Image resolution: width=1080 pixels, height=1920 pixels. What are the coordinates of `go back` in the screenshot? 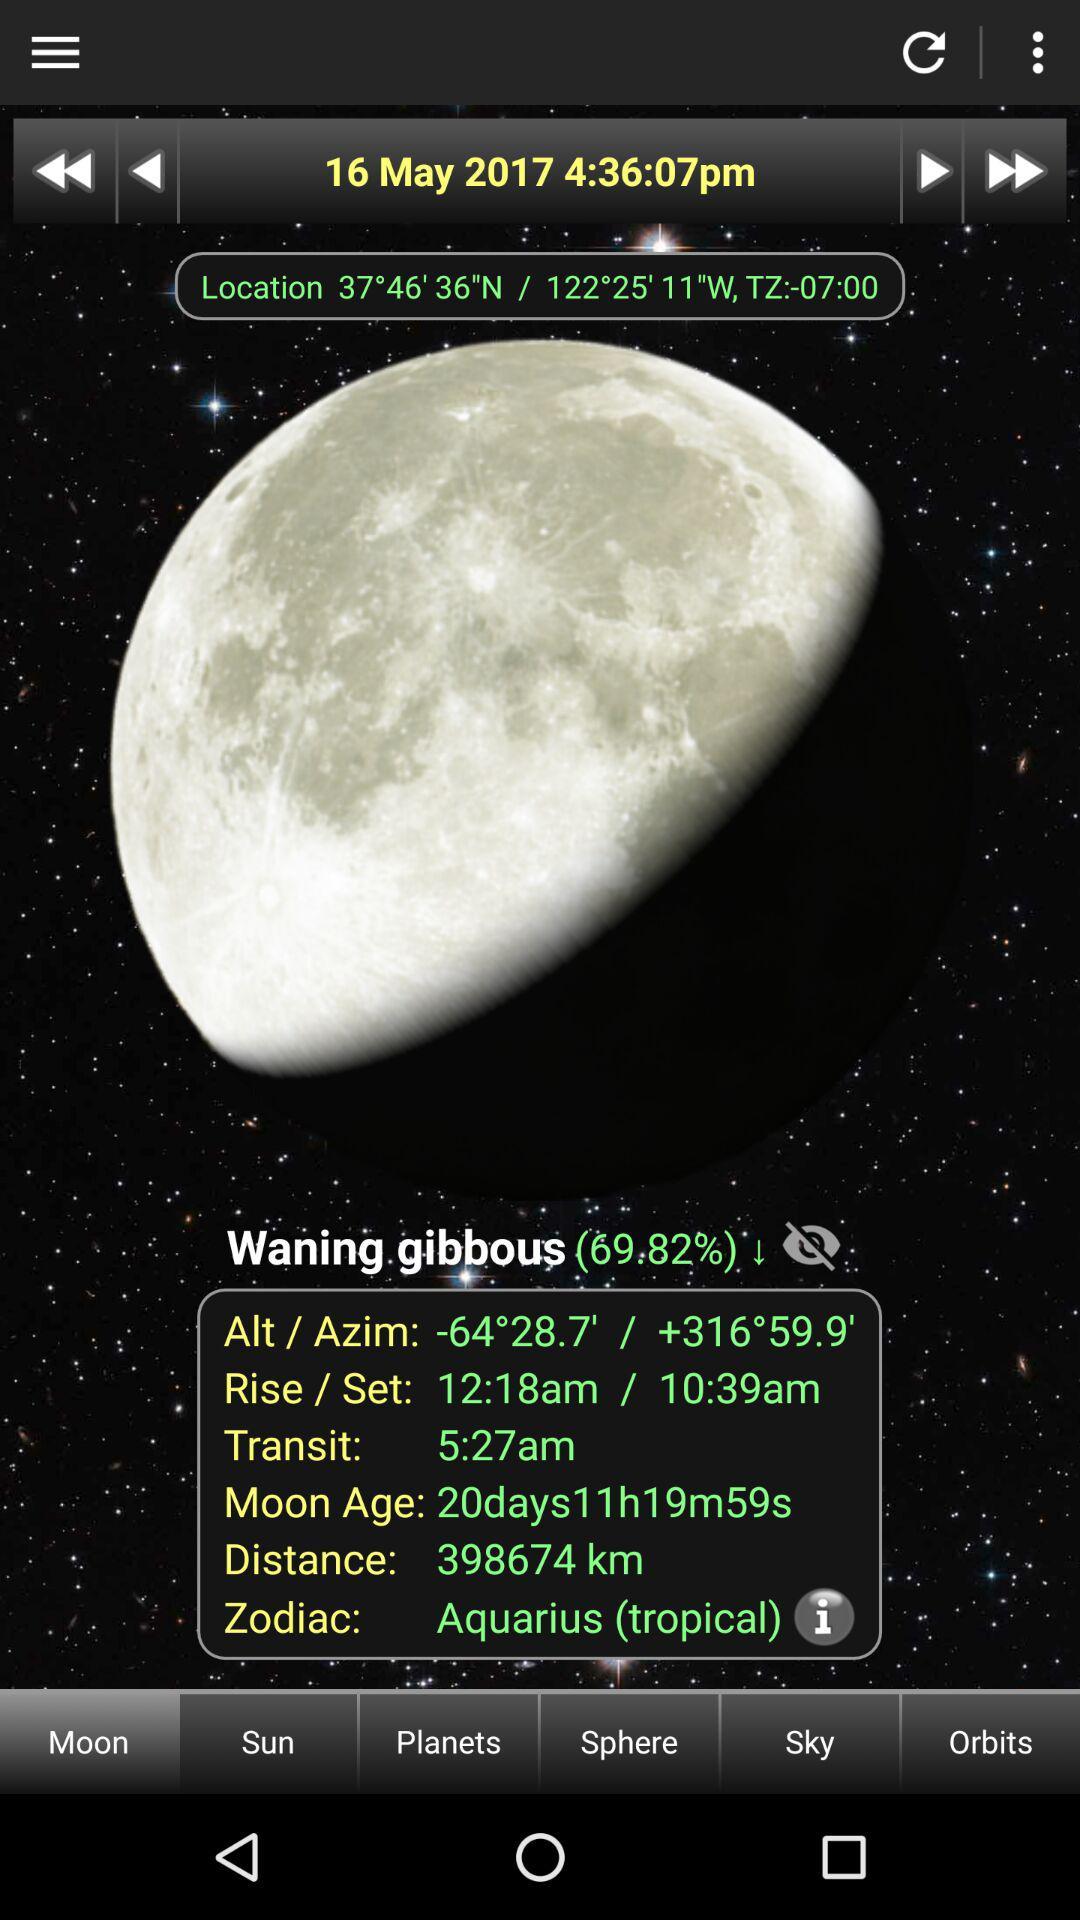 It's located at (146, 171).